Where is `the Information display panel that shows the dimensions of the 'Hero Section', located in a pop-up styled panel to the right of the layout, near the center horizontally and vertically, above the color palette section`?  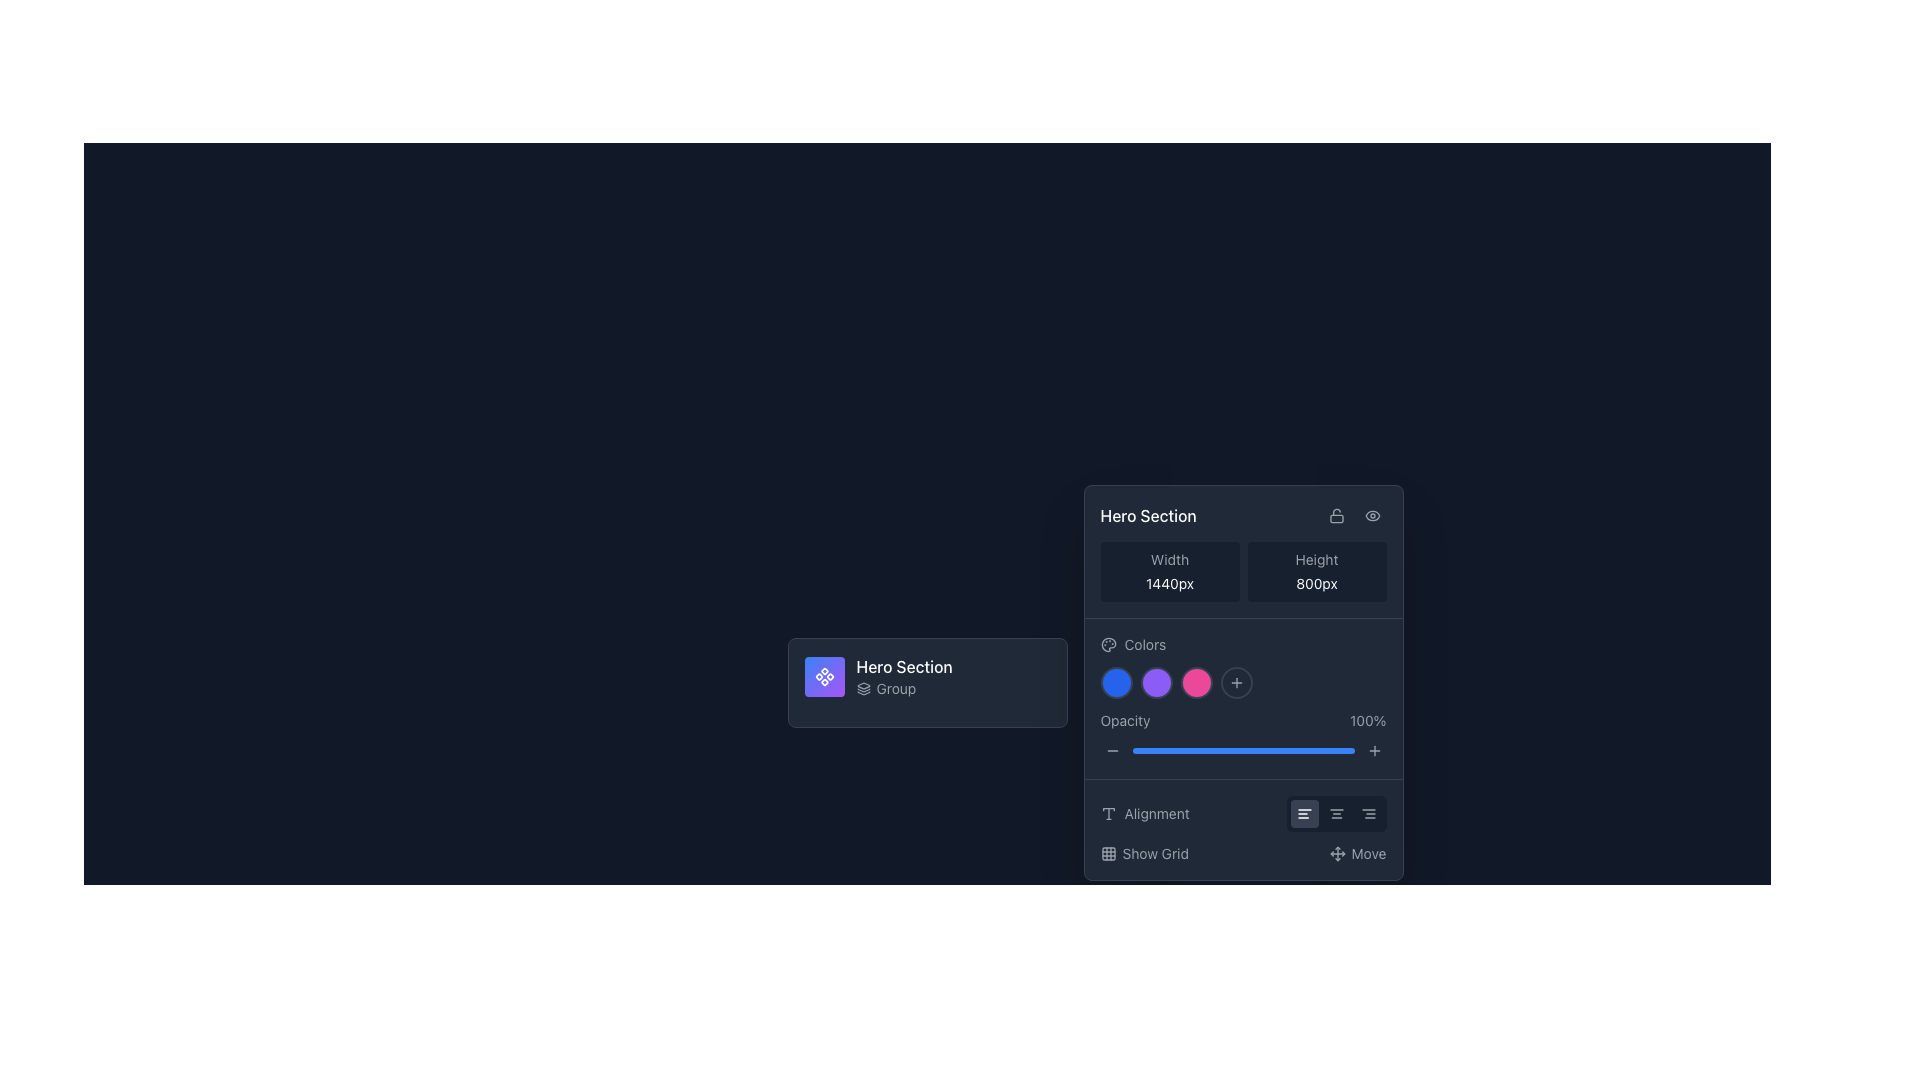
the Information display panel that shows the dimensions of the 'Hero Section', located in a pop-up styled panel to the right of the layout, near the center horizontally and vertically, above the color palette section is located at coordinates (1242, 552).